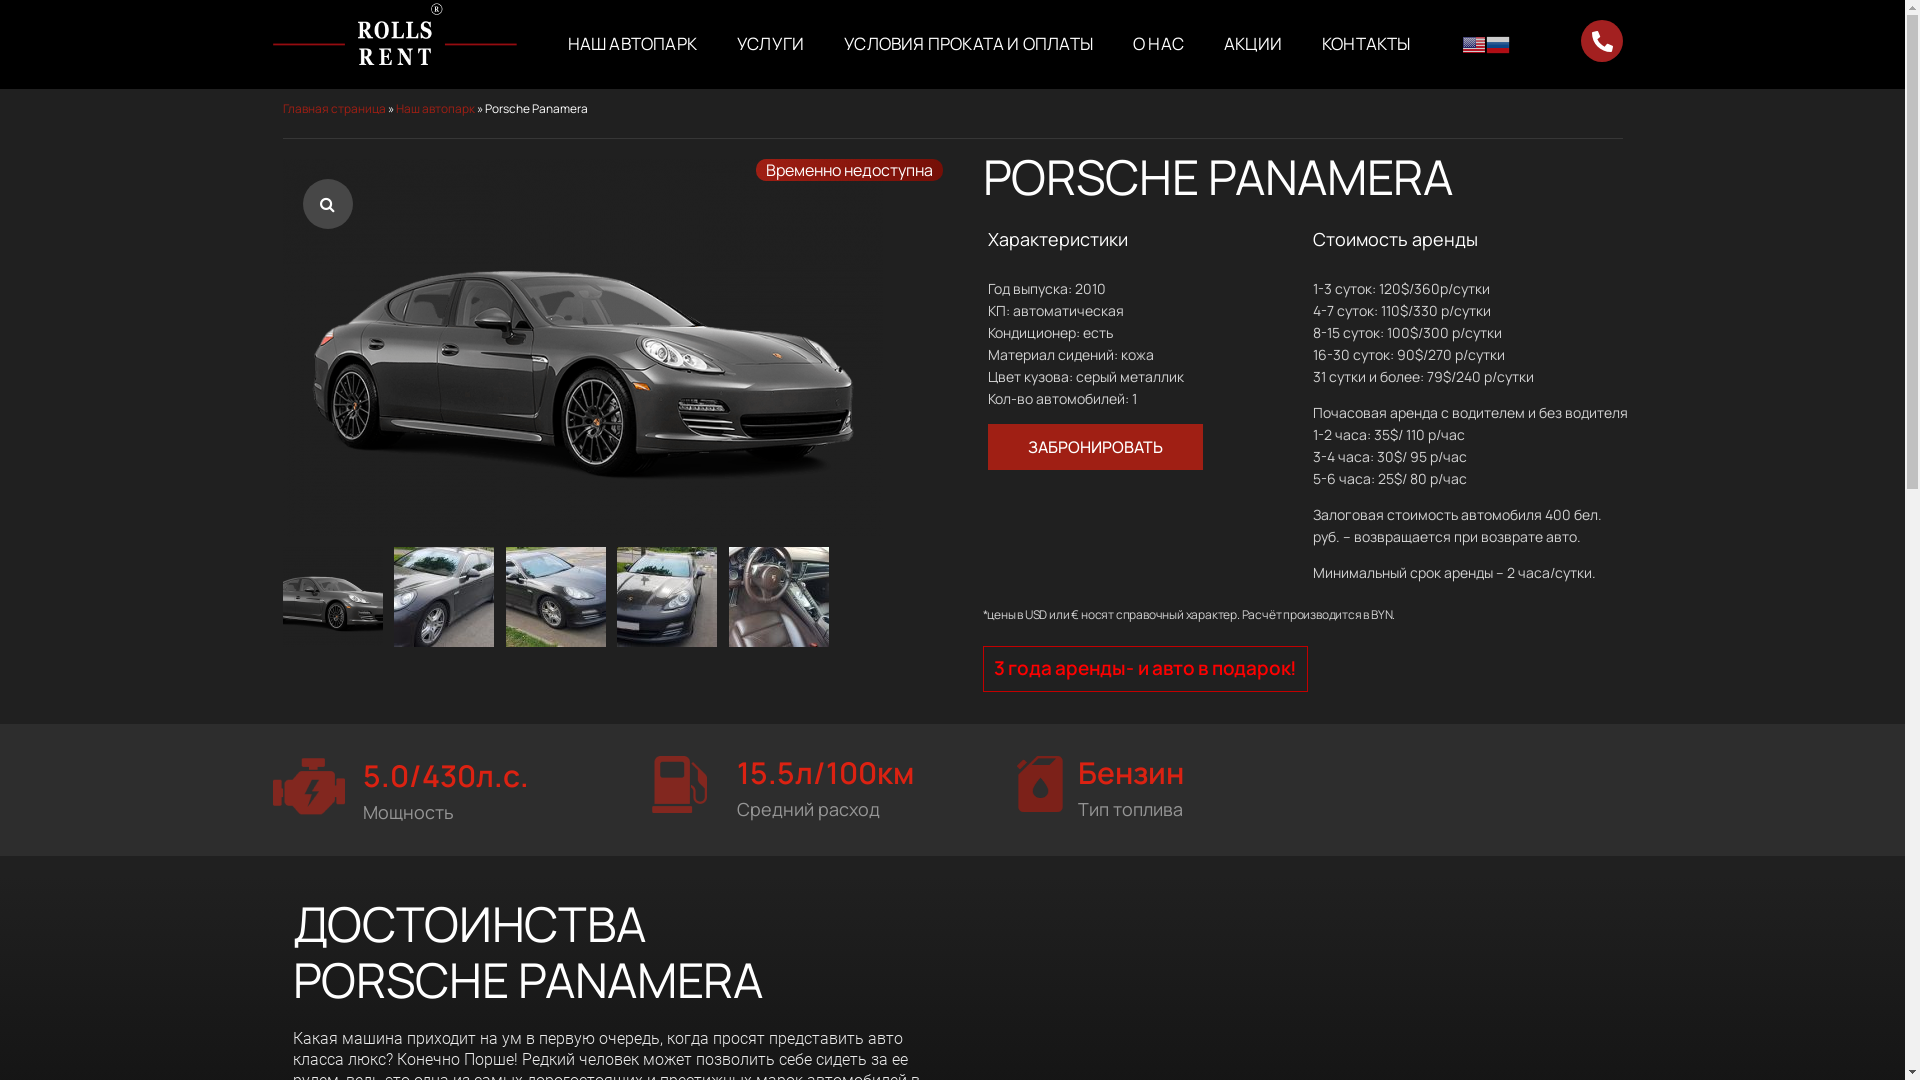  What do you see at coordinates (281, 346) in the screenshot?
I see `'porsche_panamera-min.7dsc9'` at bounding box center [281, 346].